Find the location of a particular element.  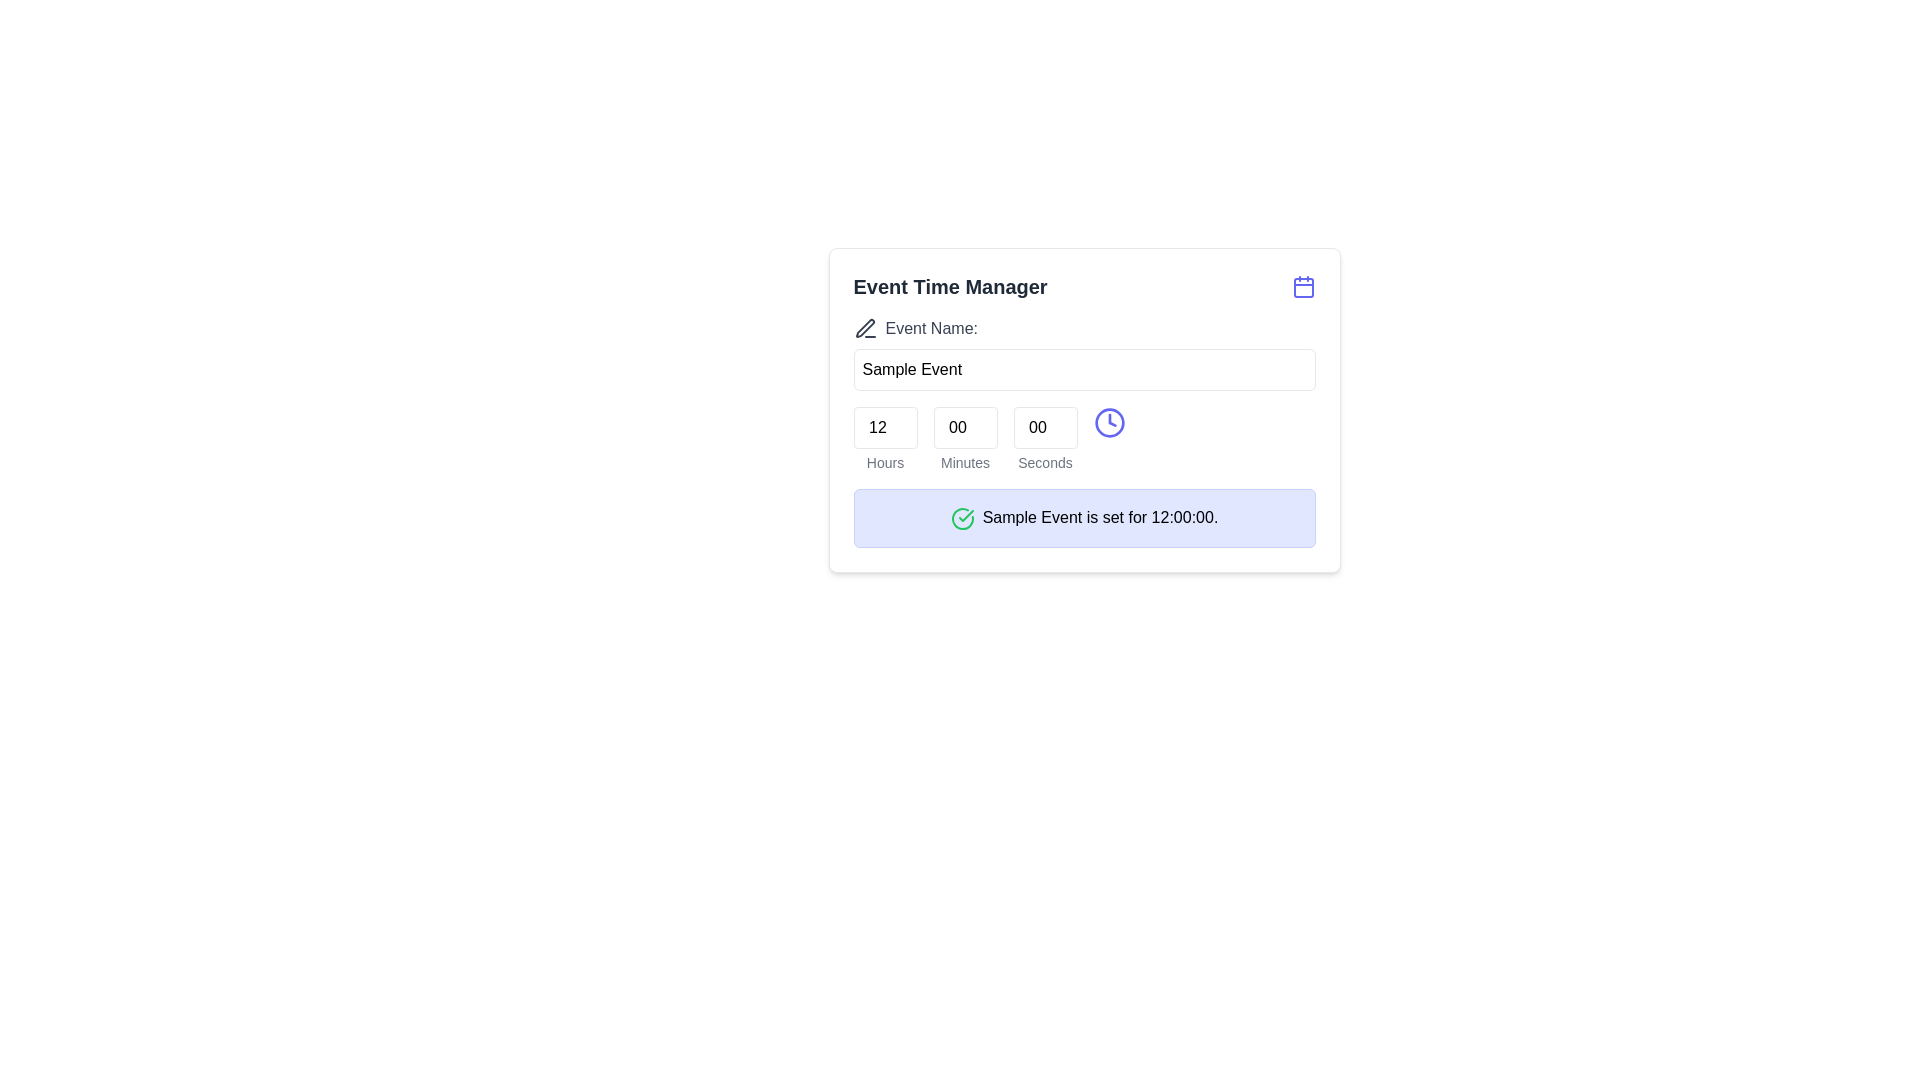

the green checkmark icon located inside the circular outline of the larger indicator in the notification block at the bottom of the event manager card is located at coordinates (966, 514).